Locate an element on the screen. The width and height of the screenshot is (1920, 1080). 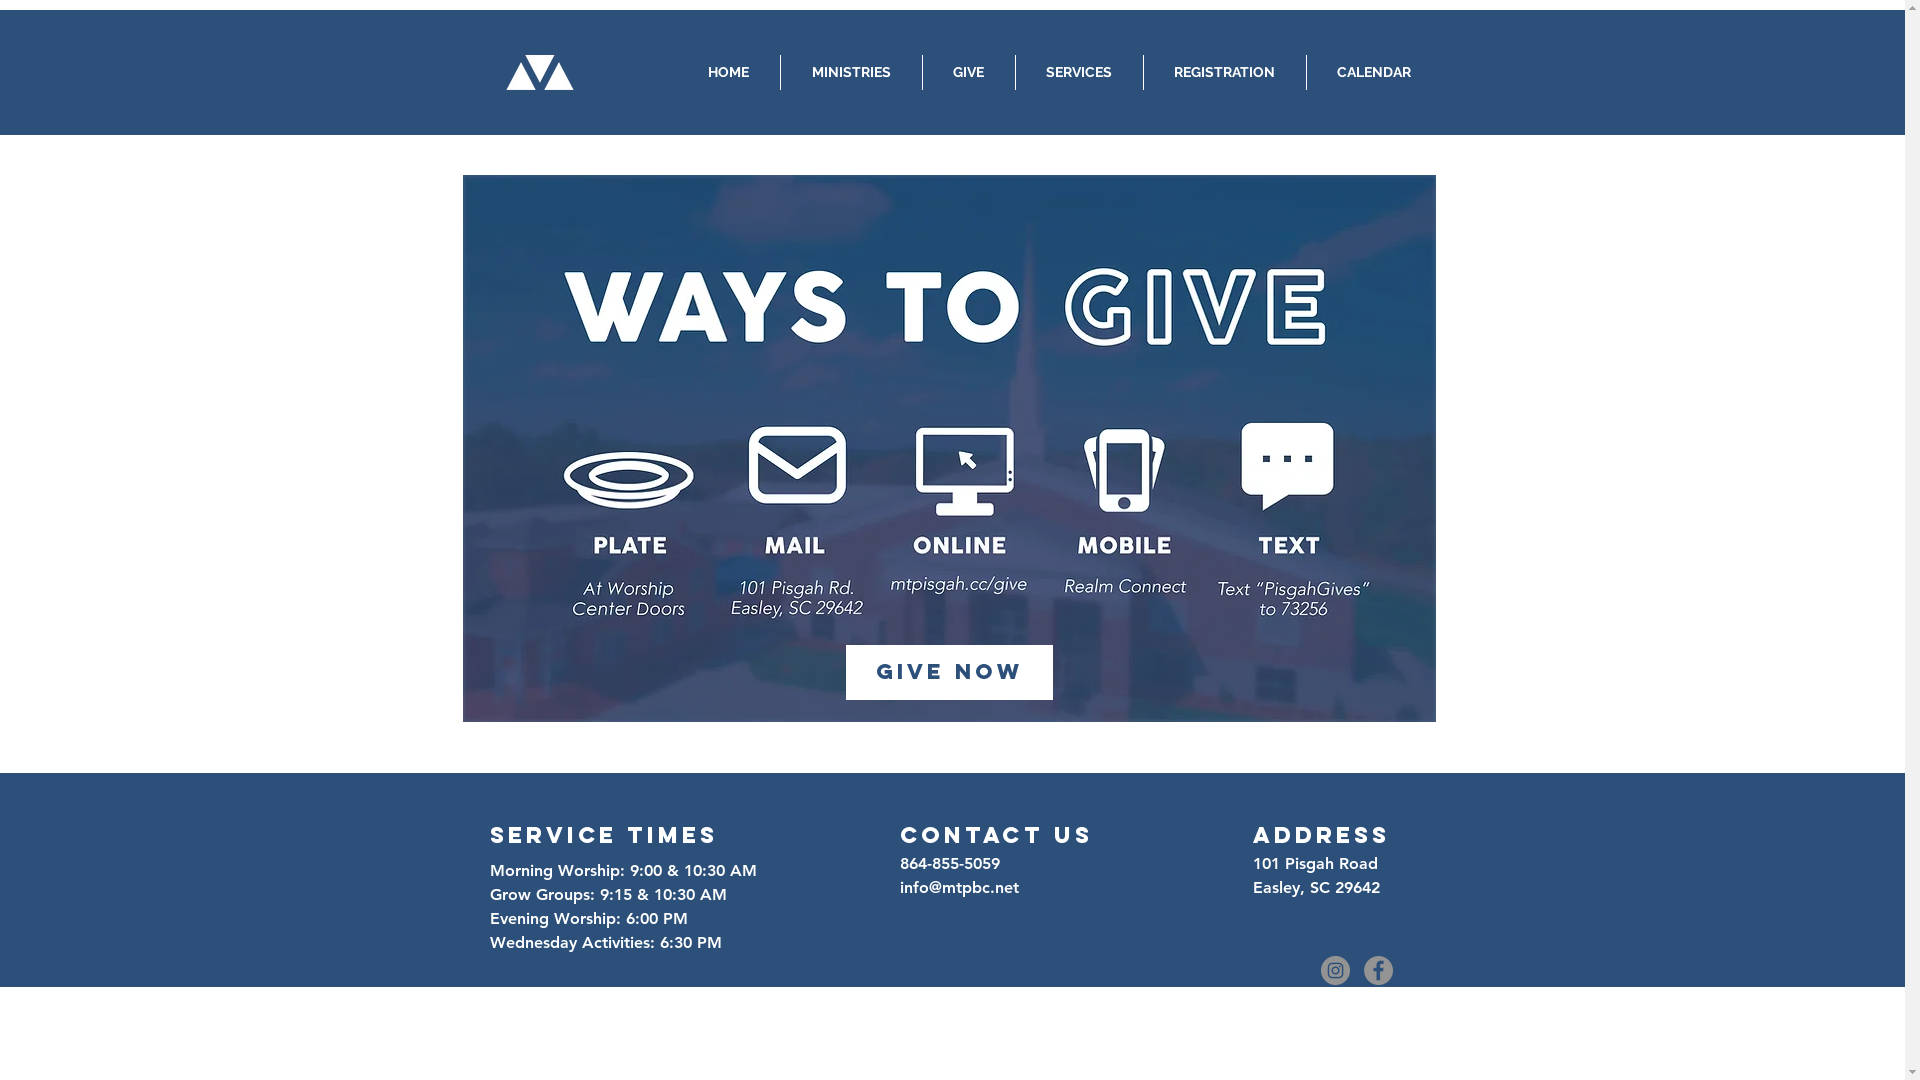
'HOME' is located at coordinates (726, 71).